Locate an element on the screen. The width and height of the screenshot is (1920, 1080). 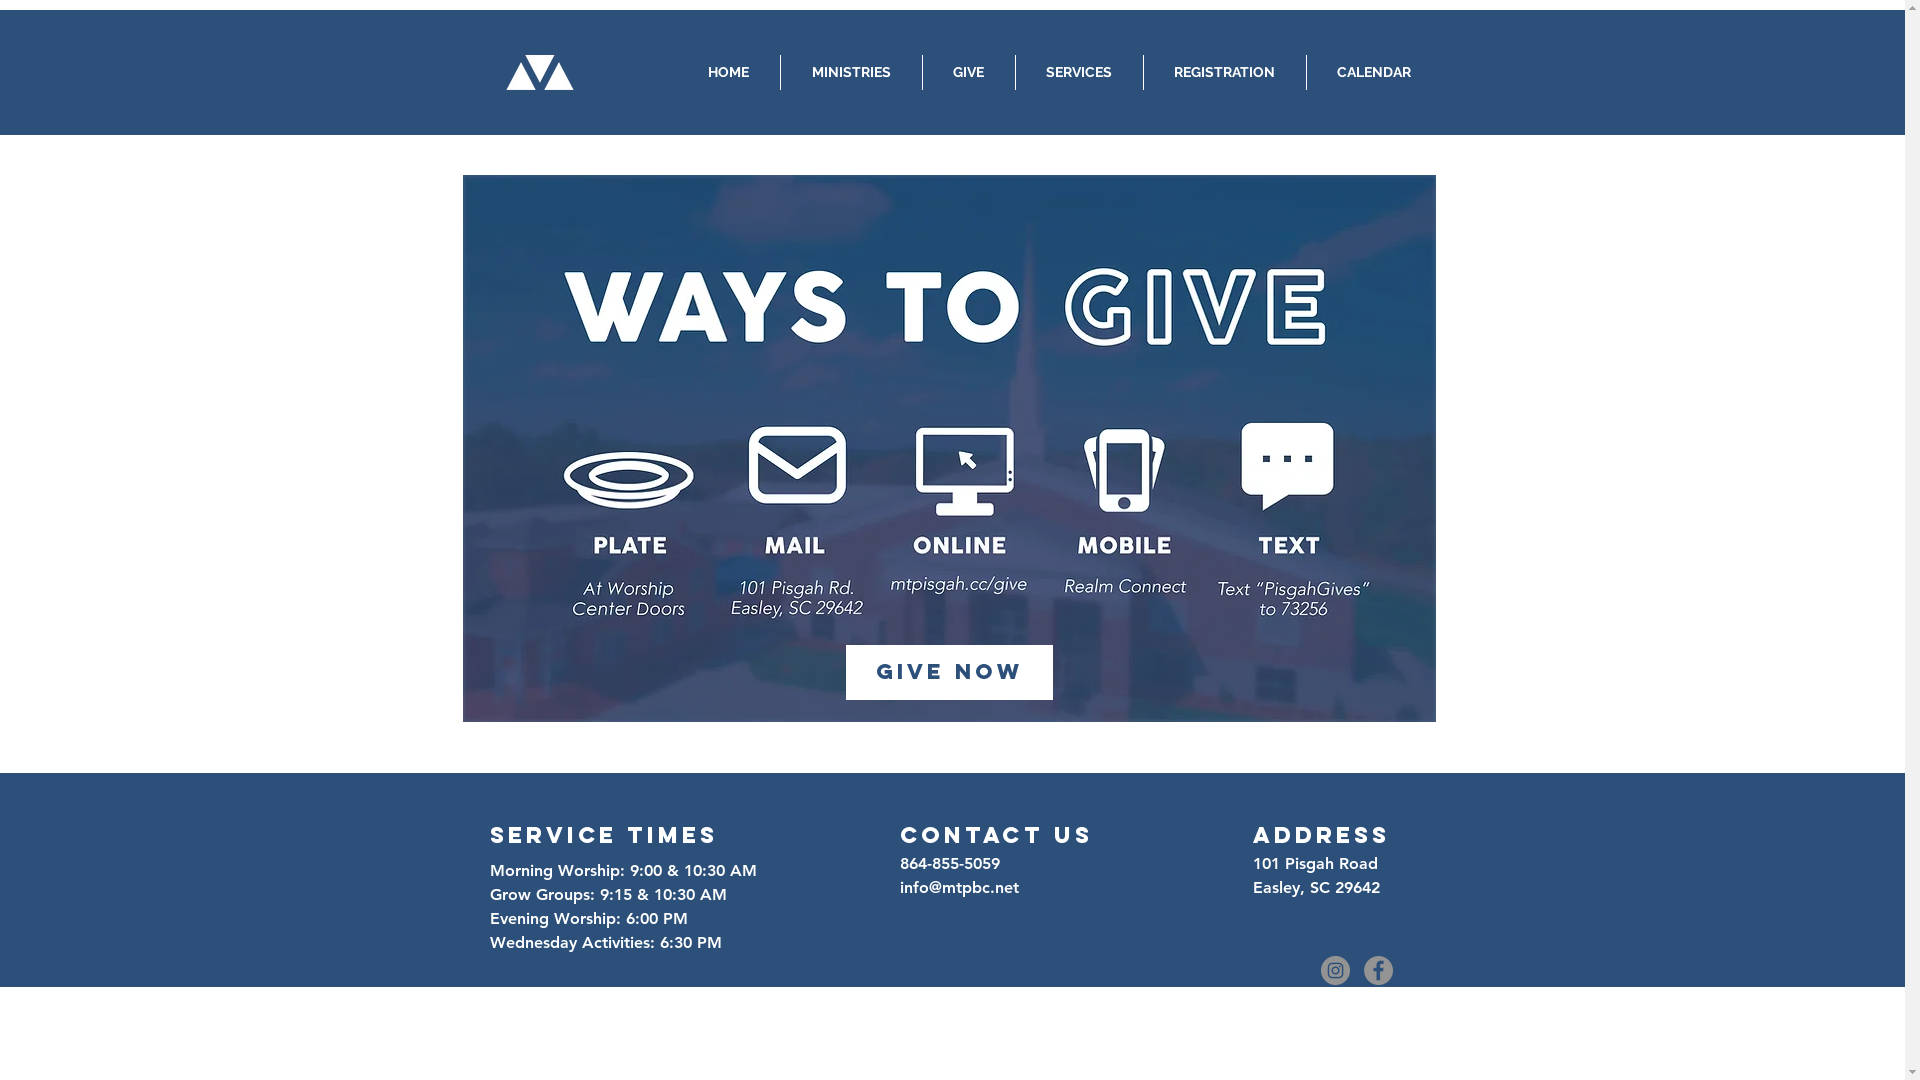
'HOME' is located at coordinates (726, 71).